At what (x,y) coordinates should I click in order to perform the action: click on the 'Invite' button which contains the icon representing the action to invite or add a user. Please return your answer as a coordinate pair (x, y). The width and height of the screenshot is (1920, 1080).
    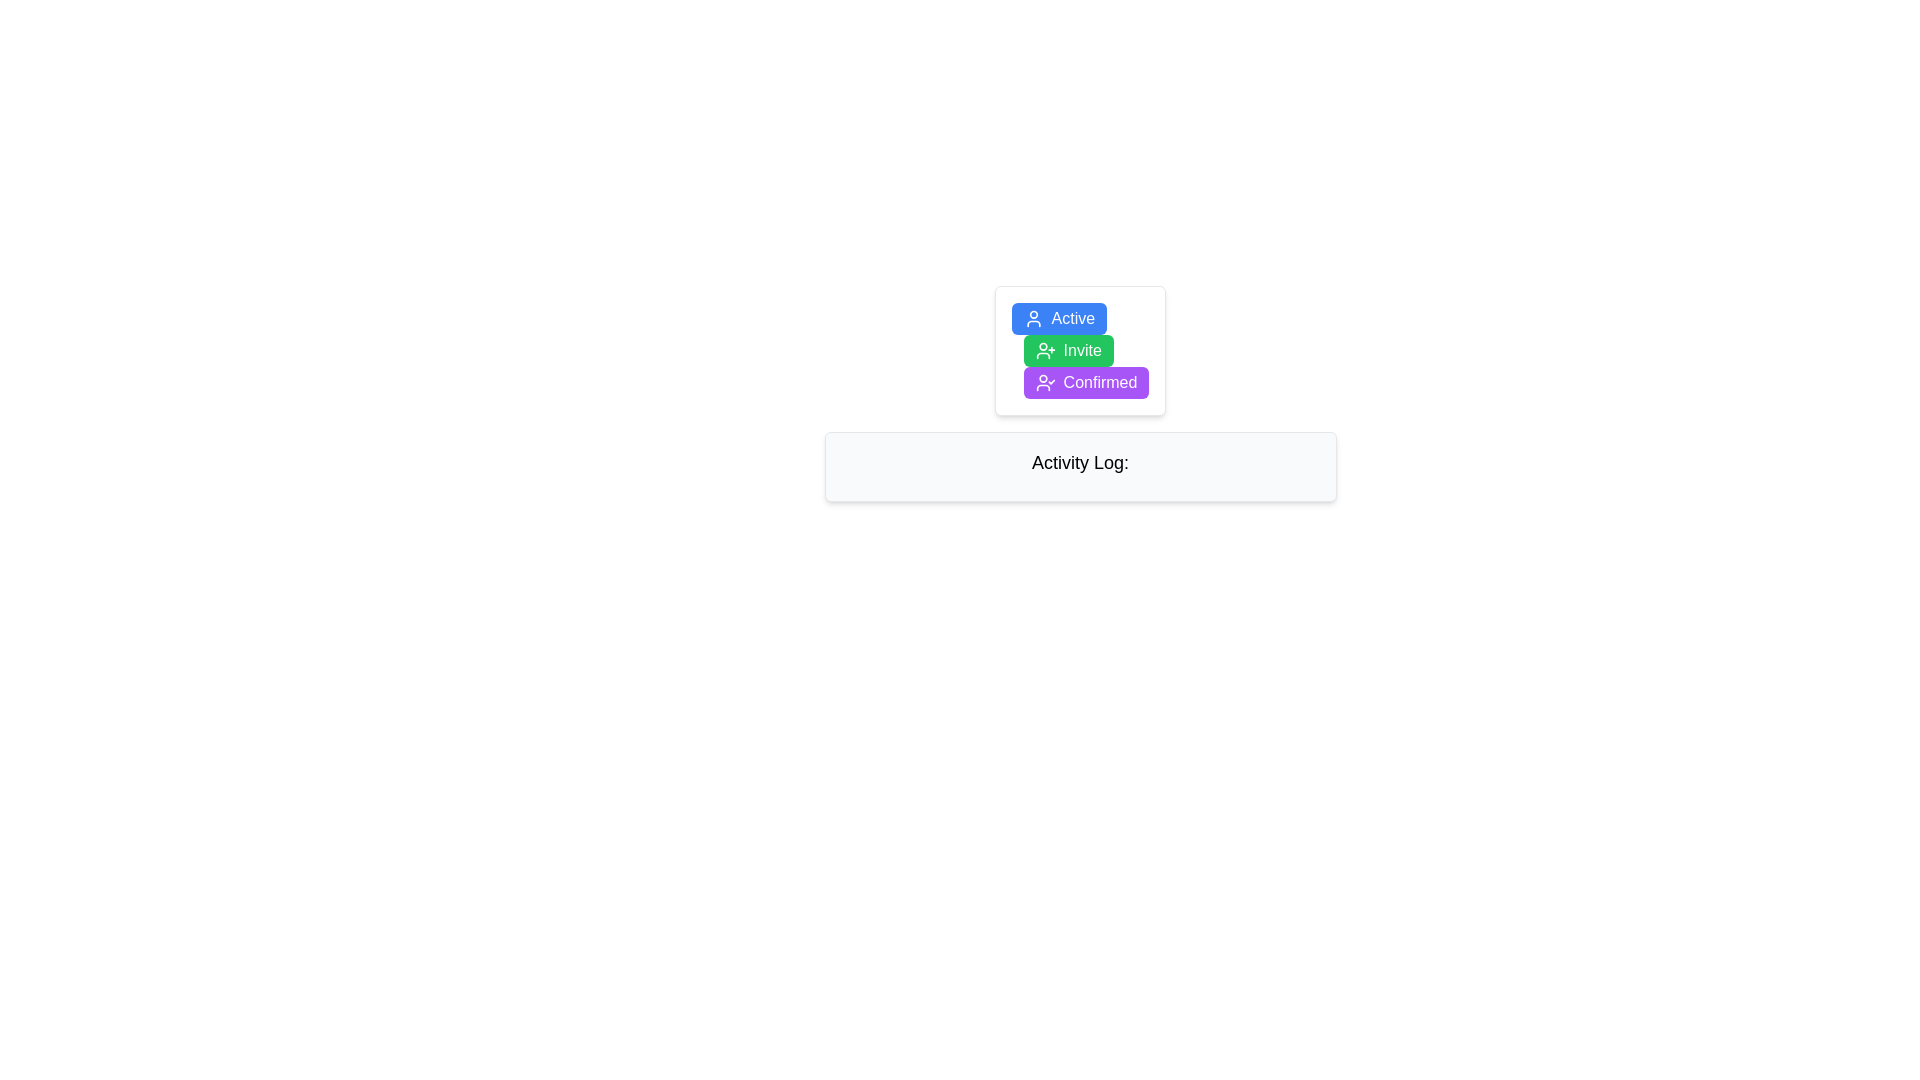
    Looking at the image, I should click on (1044, 350).